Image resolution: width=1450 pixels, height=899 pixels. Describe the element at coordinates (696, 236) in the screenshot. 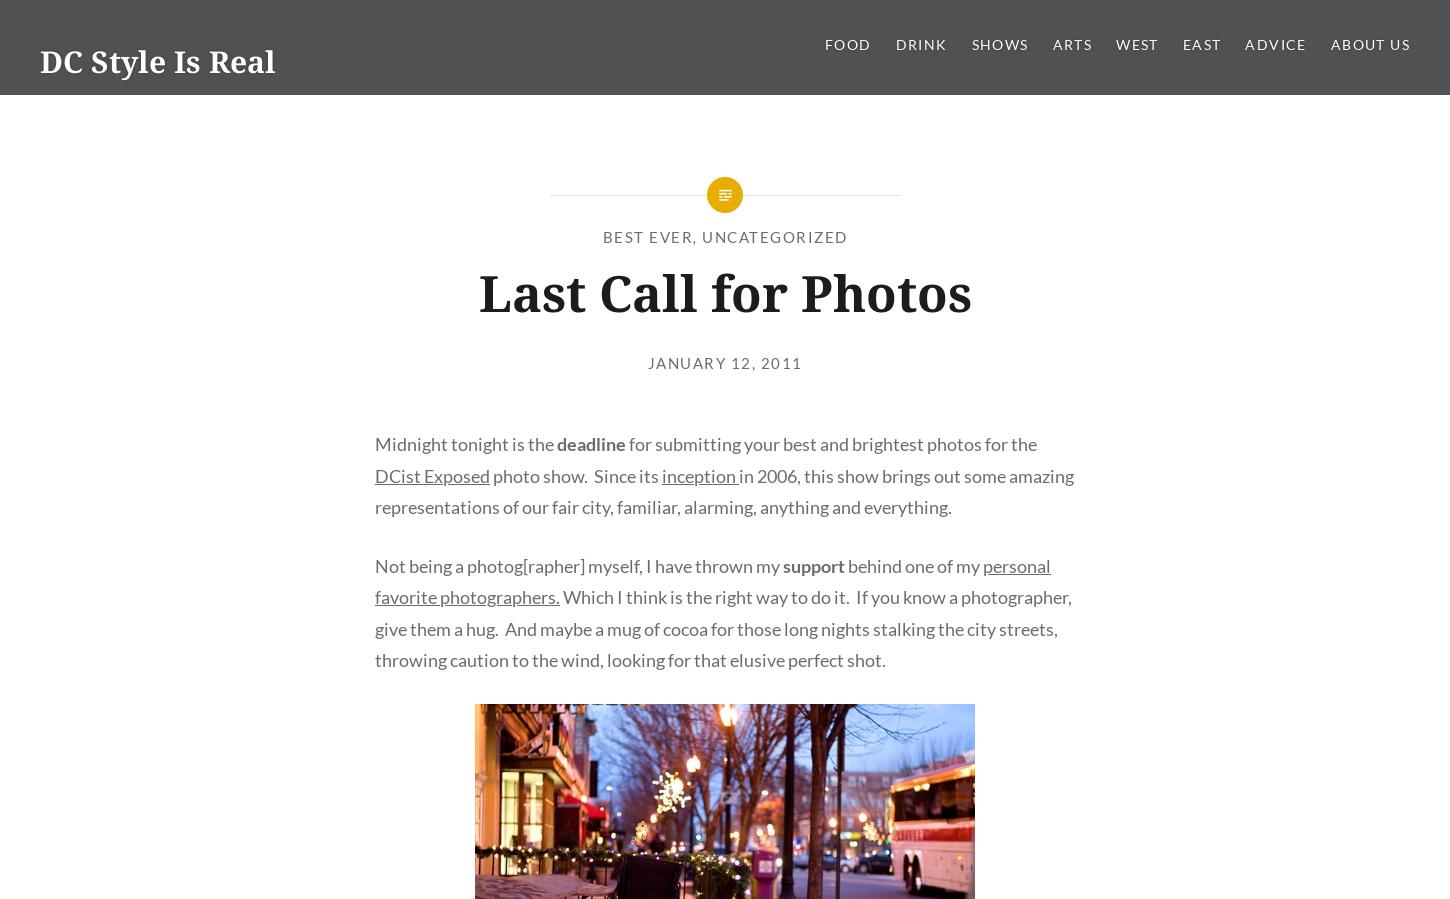

I see `','` at that location.